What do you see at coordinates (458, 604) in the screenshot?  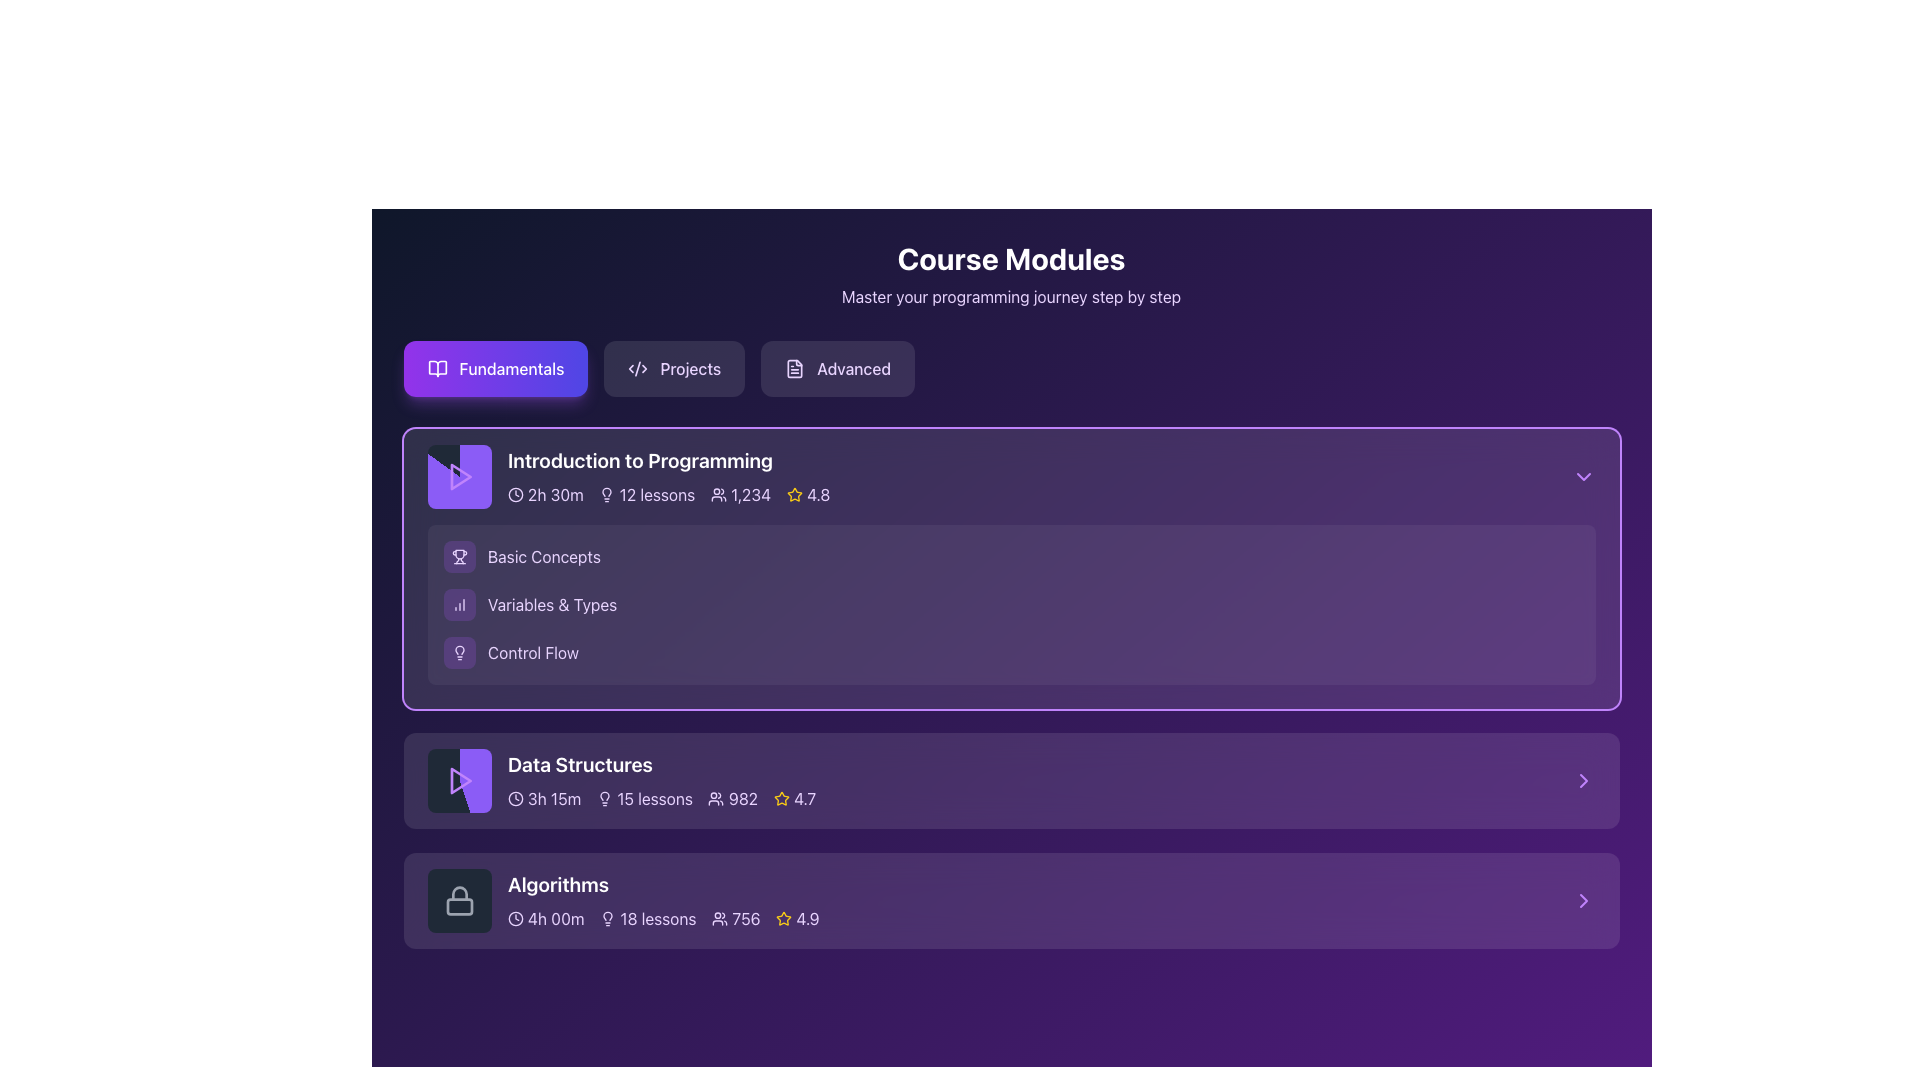 I see `the purple icon button with a bar chart icon located in the 'Variables & Types' list item` at bounding box center [458, 604].